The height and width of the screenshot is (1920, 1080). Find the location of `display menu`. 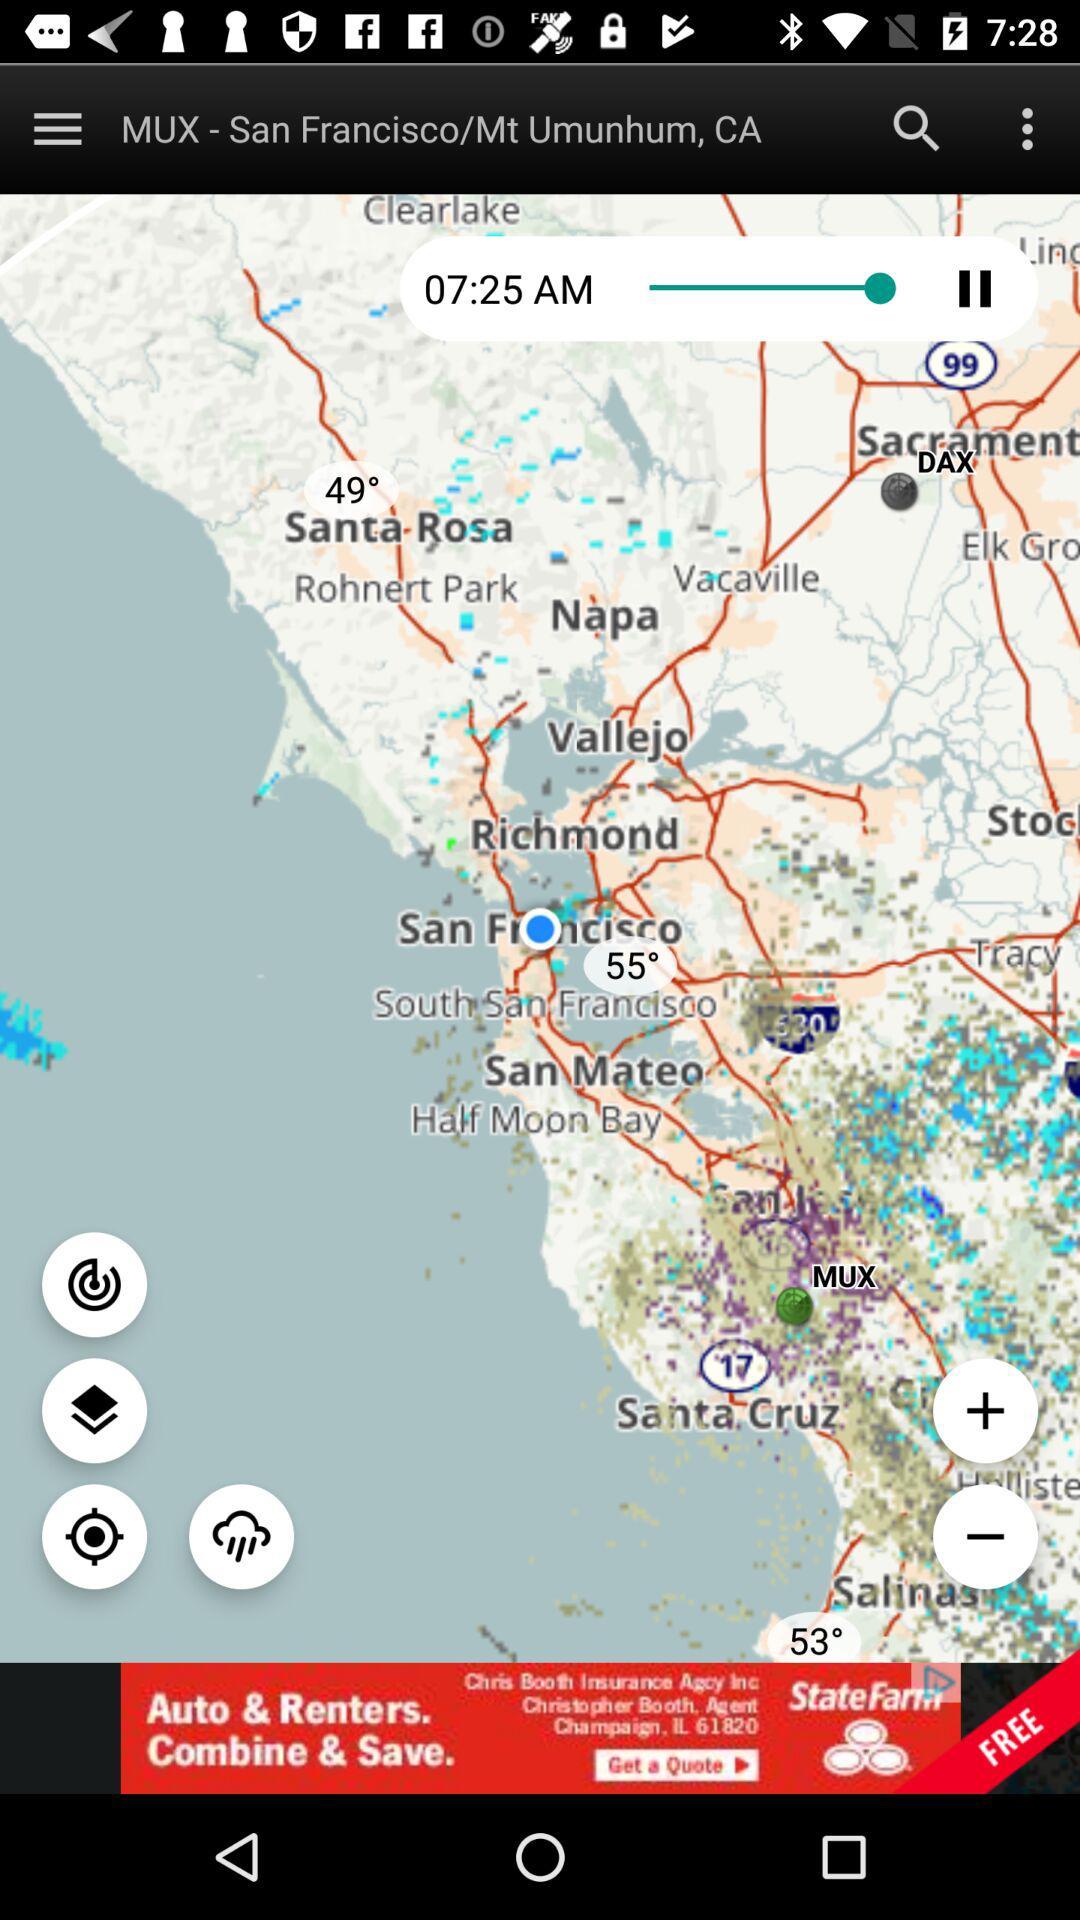

display menu is located at coordinates (56, 127).